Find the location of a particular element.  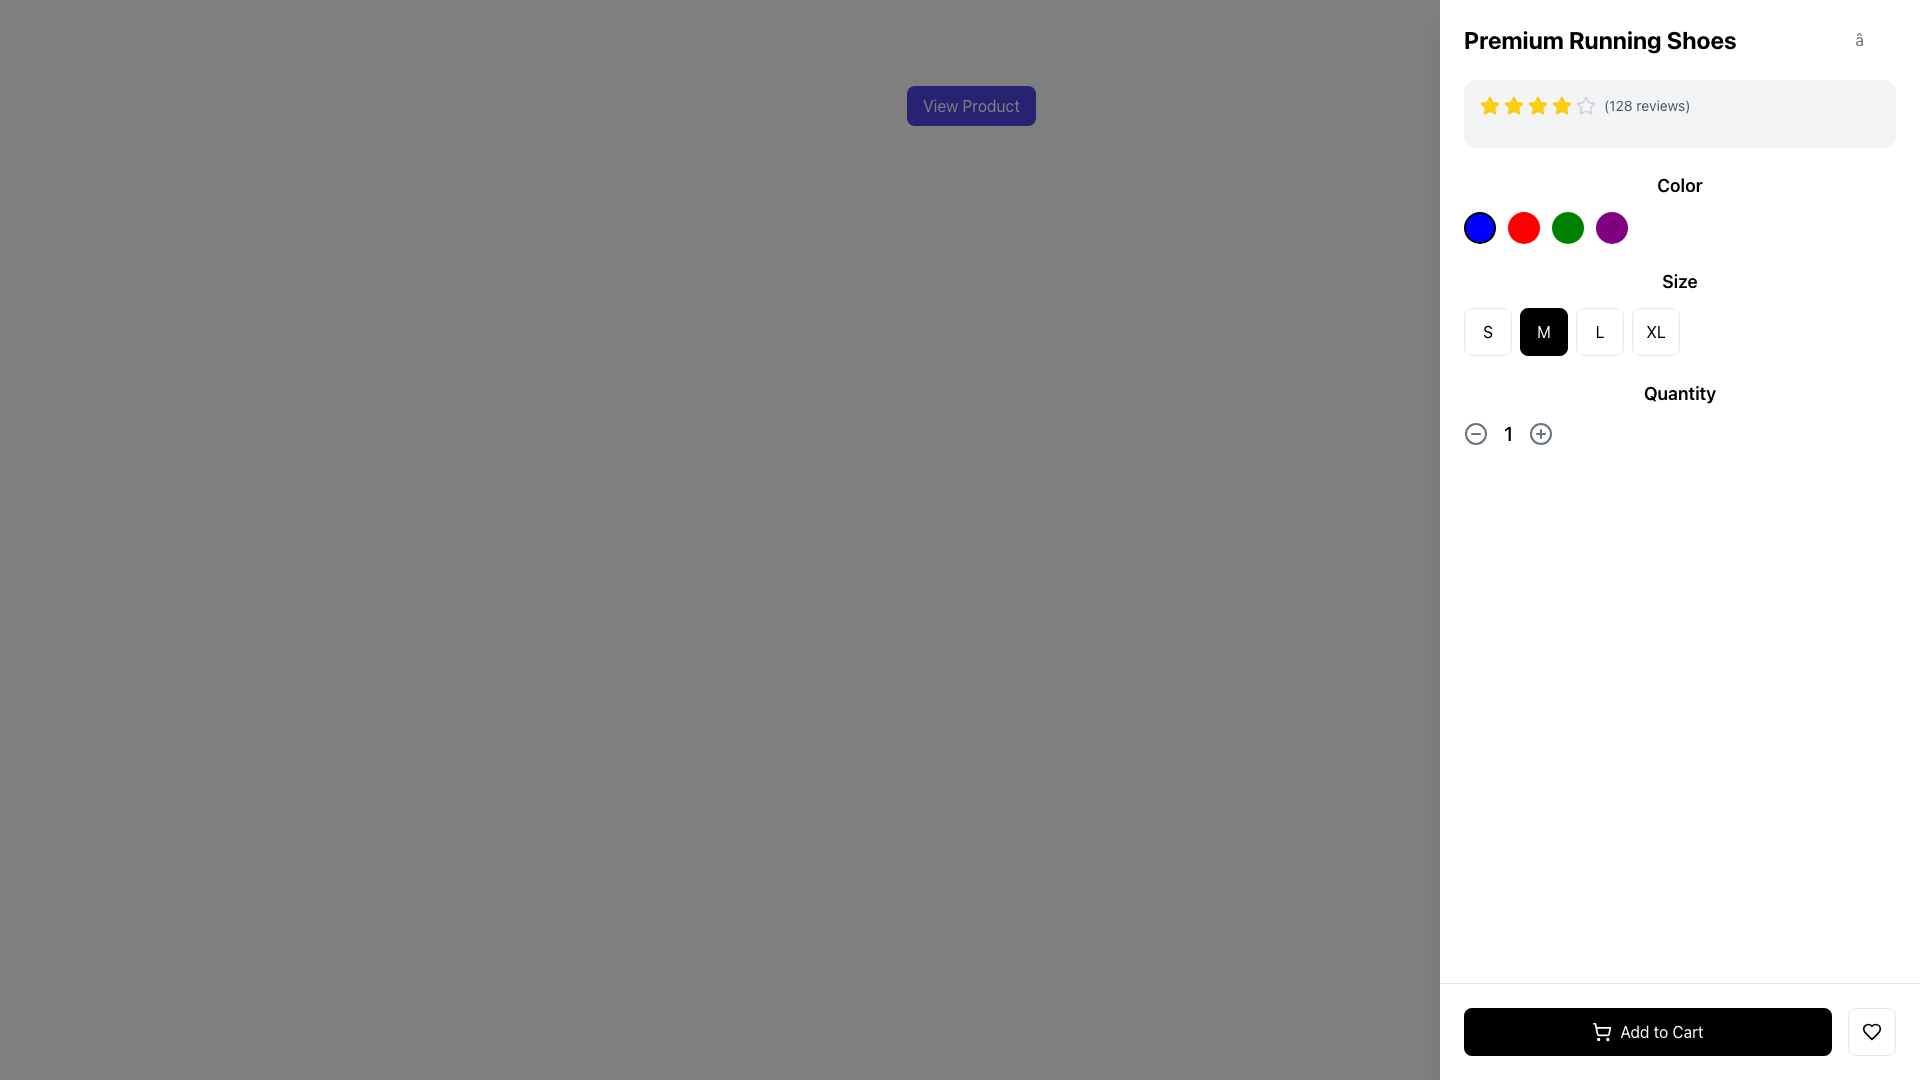

the static text label displaying the word 'Color', which is styled prominently in a bold font and located on the right side of the interface, centrally aligned above the color selection options is located at coordinates (1680, 185).